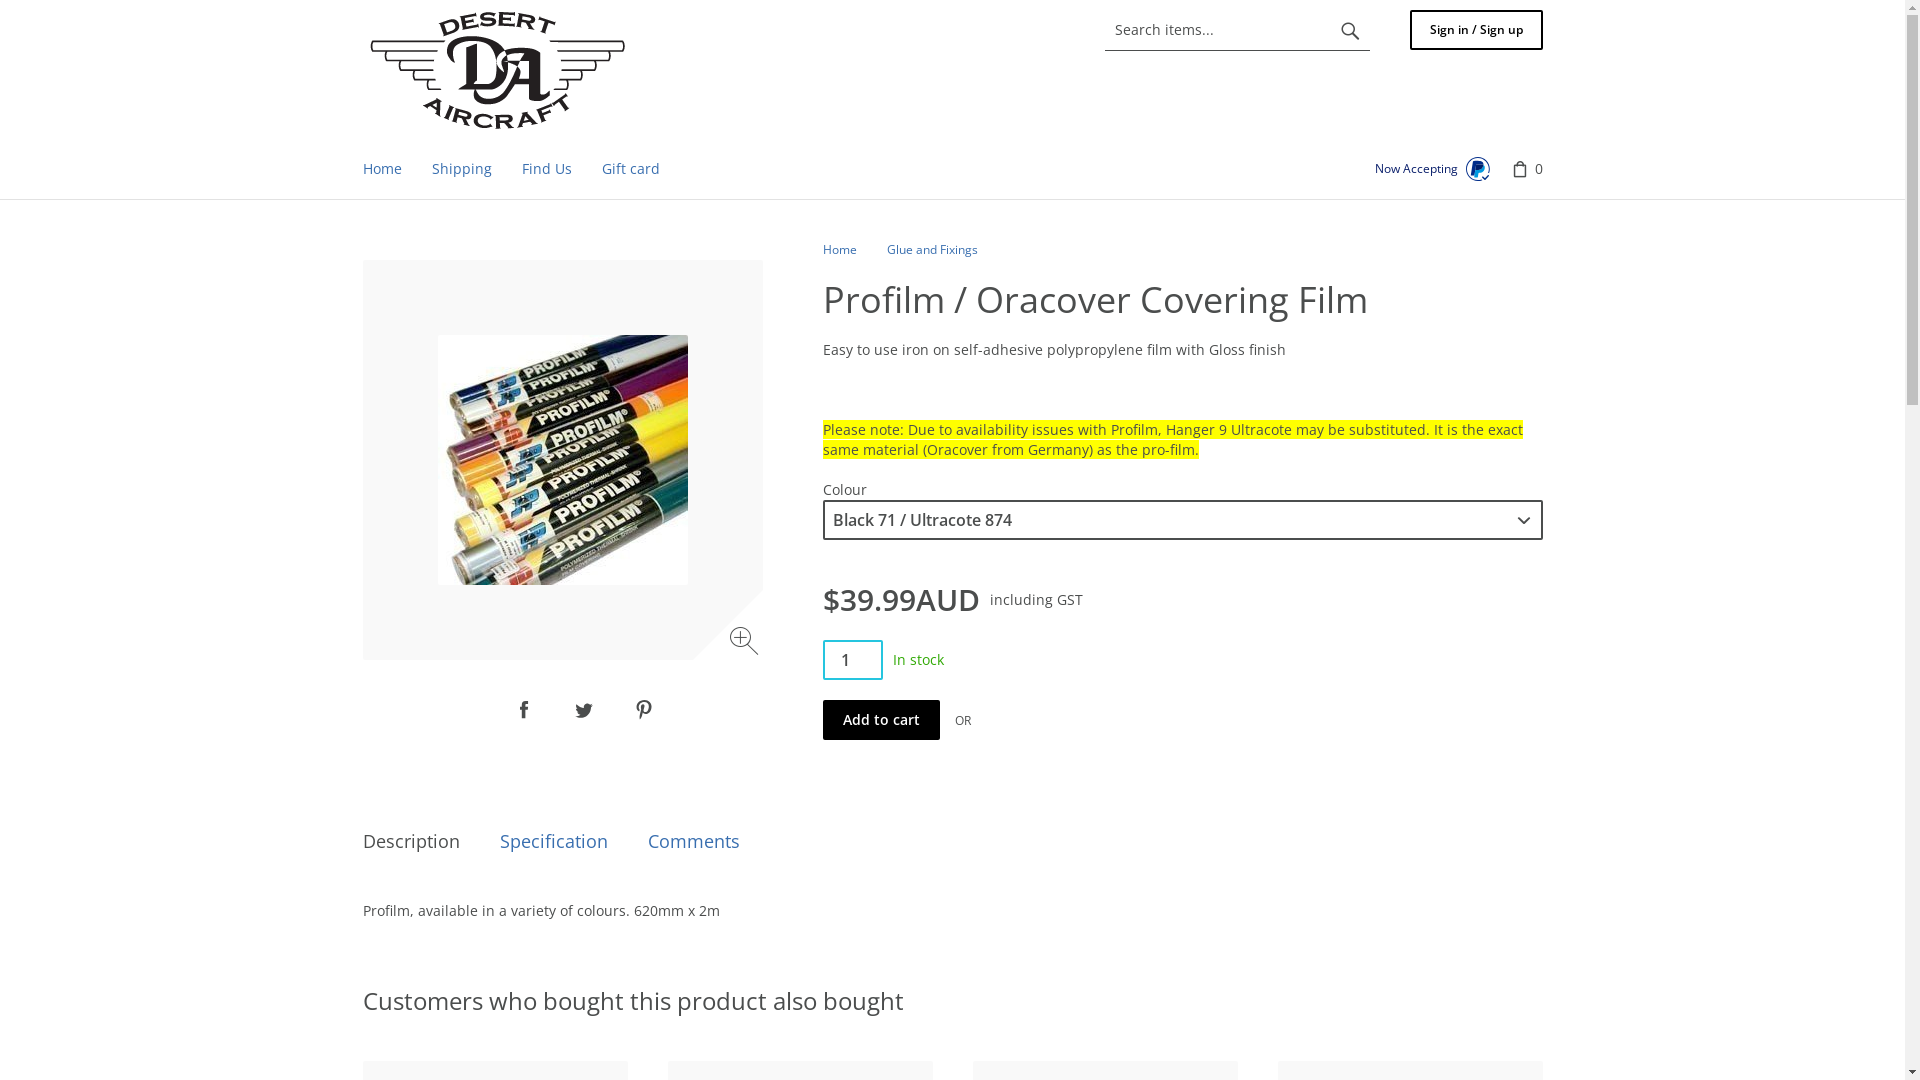 This screenshot has height=1080, width=1920. I want to click on 'Find Us', so click(546, 168).